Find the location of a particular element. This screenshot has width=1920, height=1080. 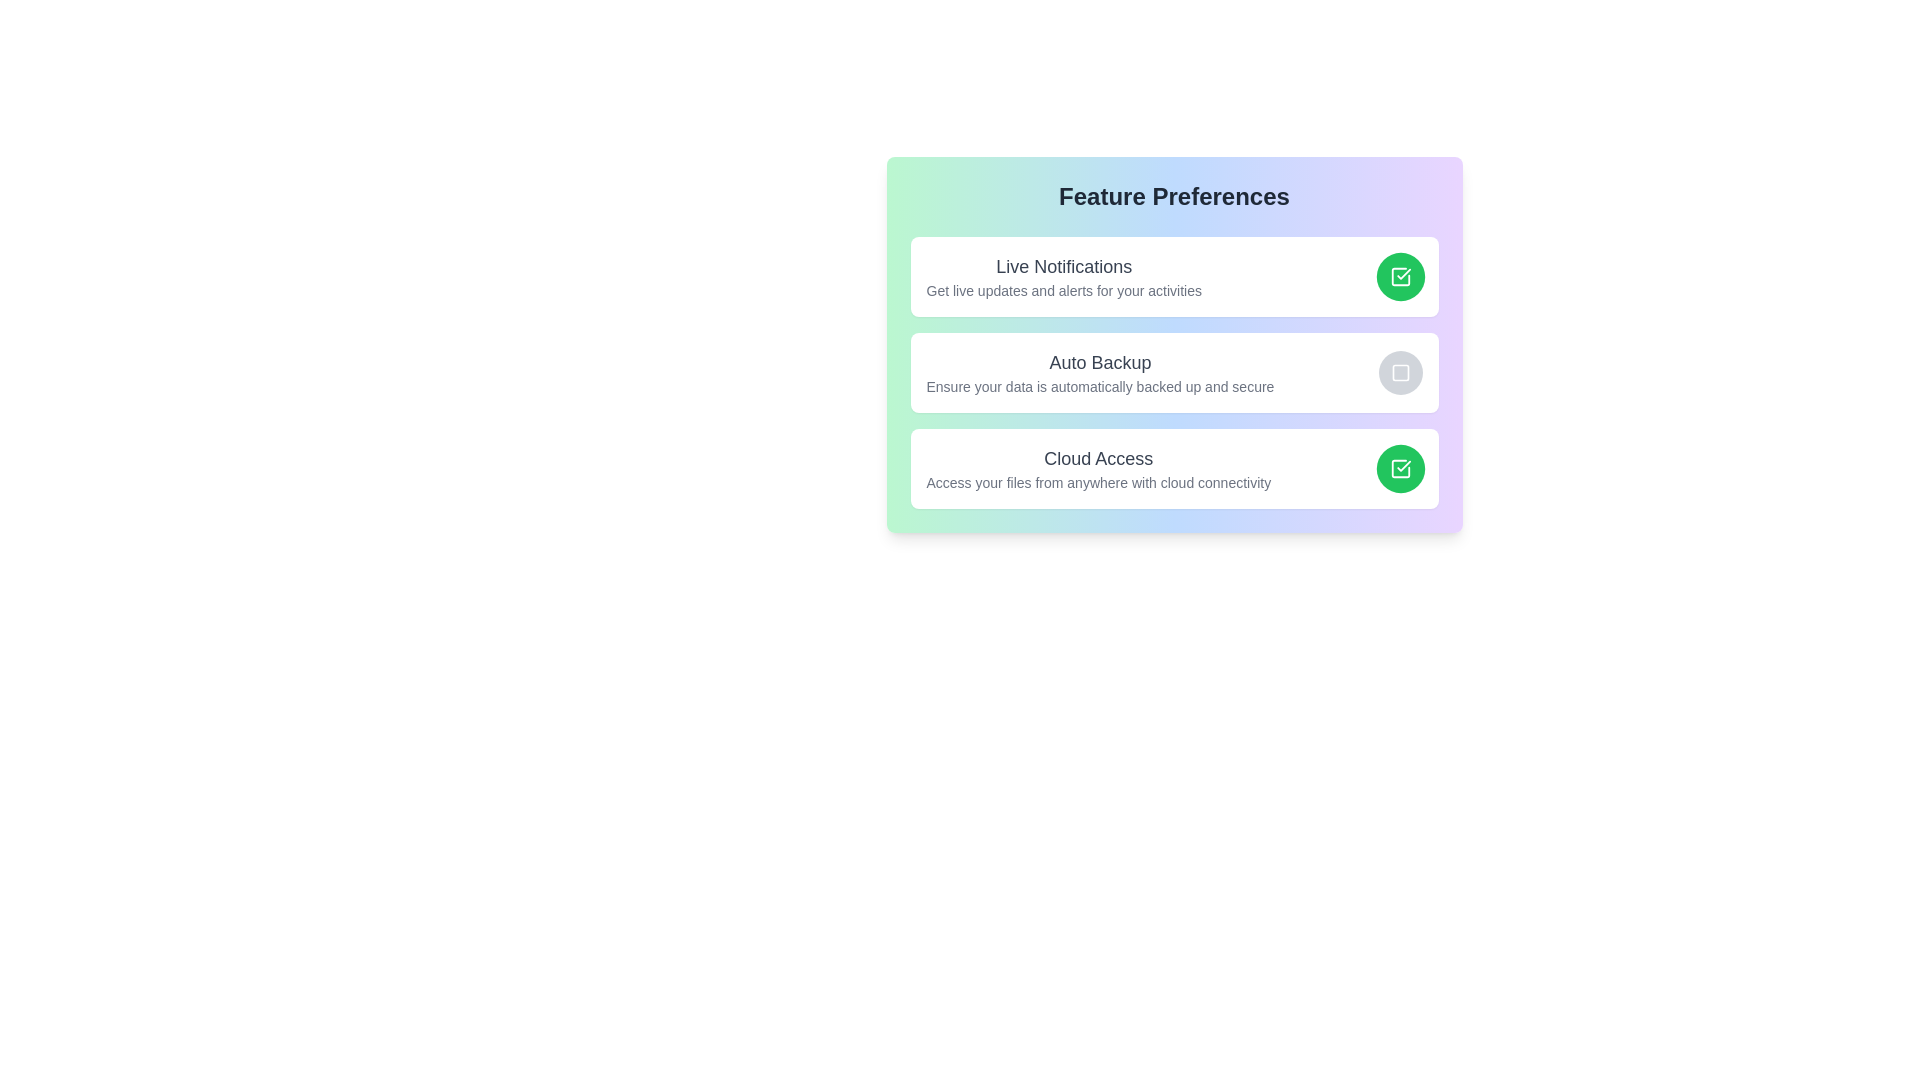

descriptive text about the 'Cloud Access' feature located below its title in the UI is located at coordinates (1097, 482).